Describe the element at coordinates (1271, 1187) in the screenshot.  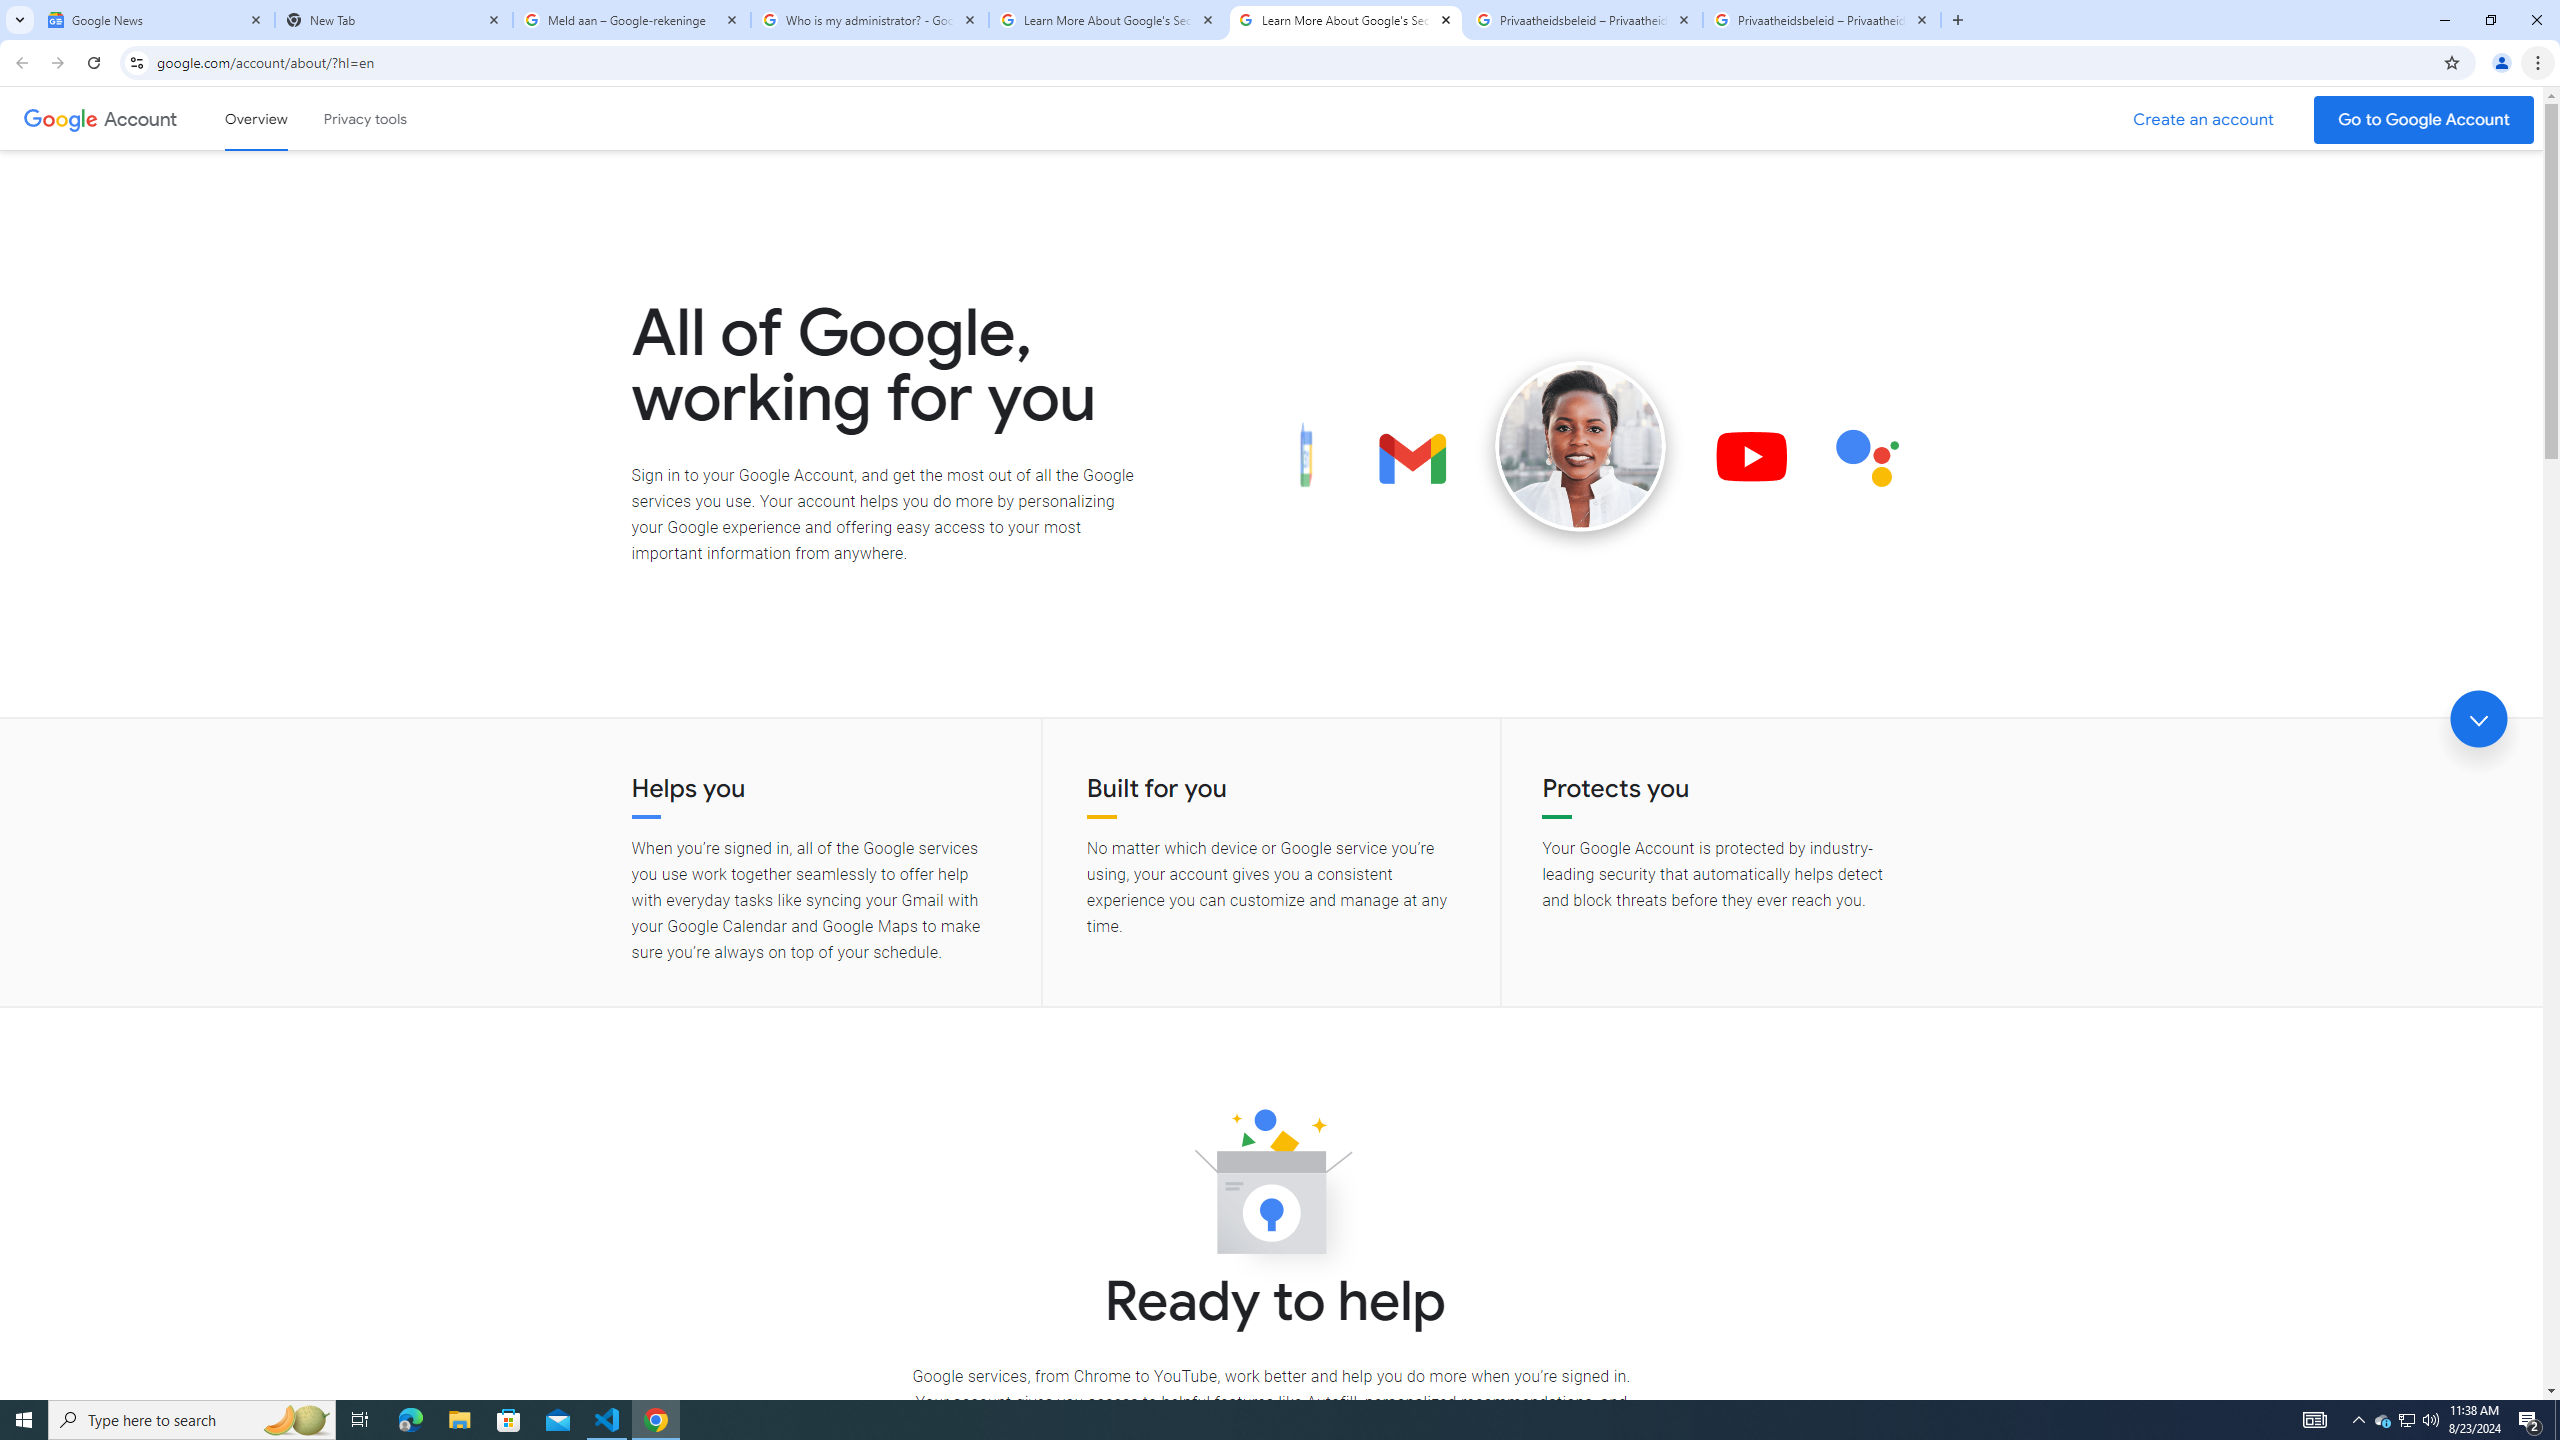
I see `'Ready to help'` at that location.